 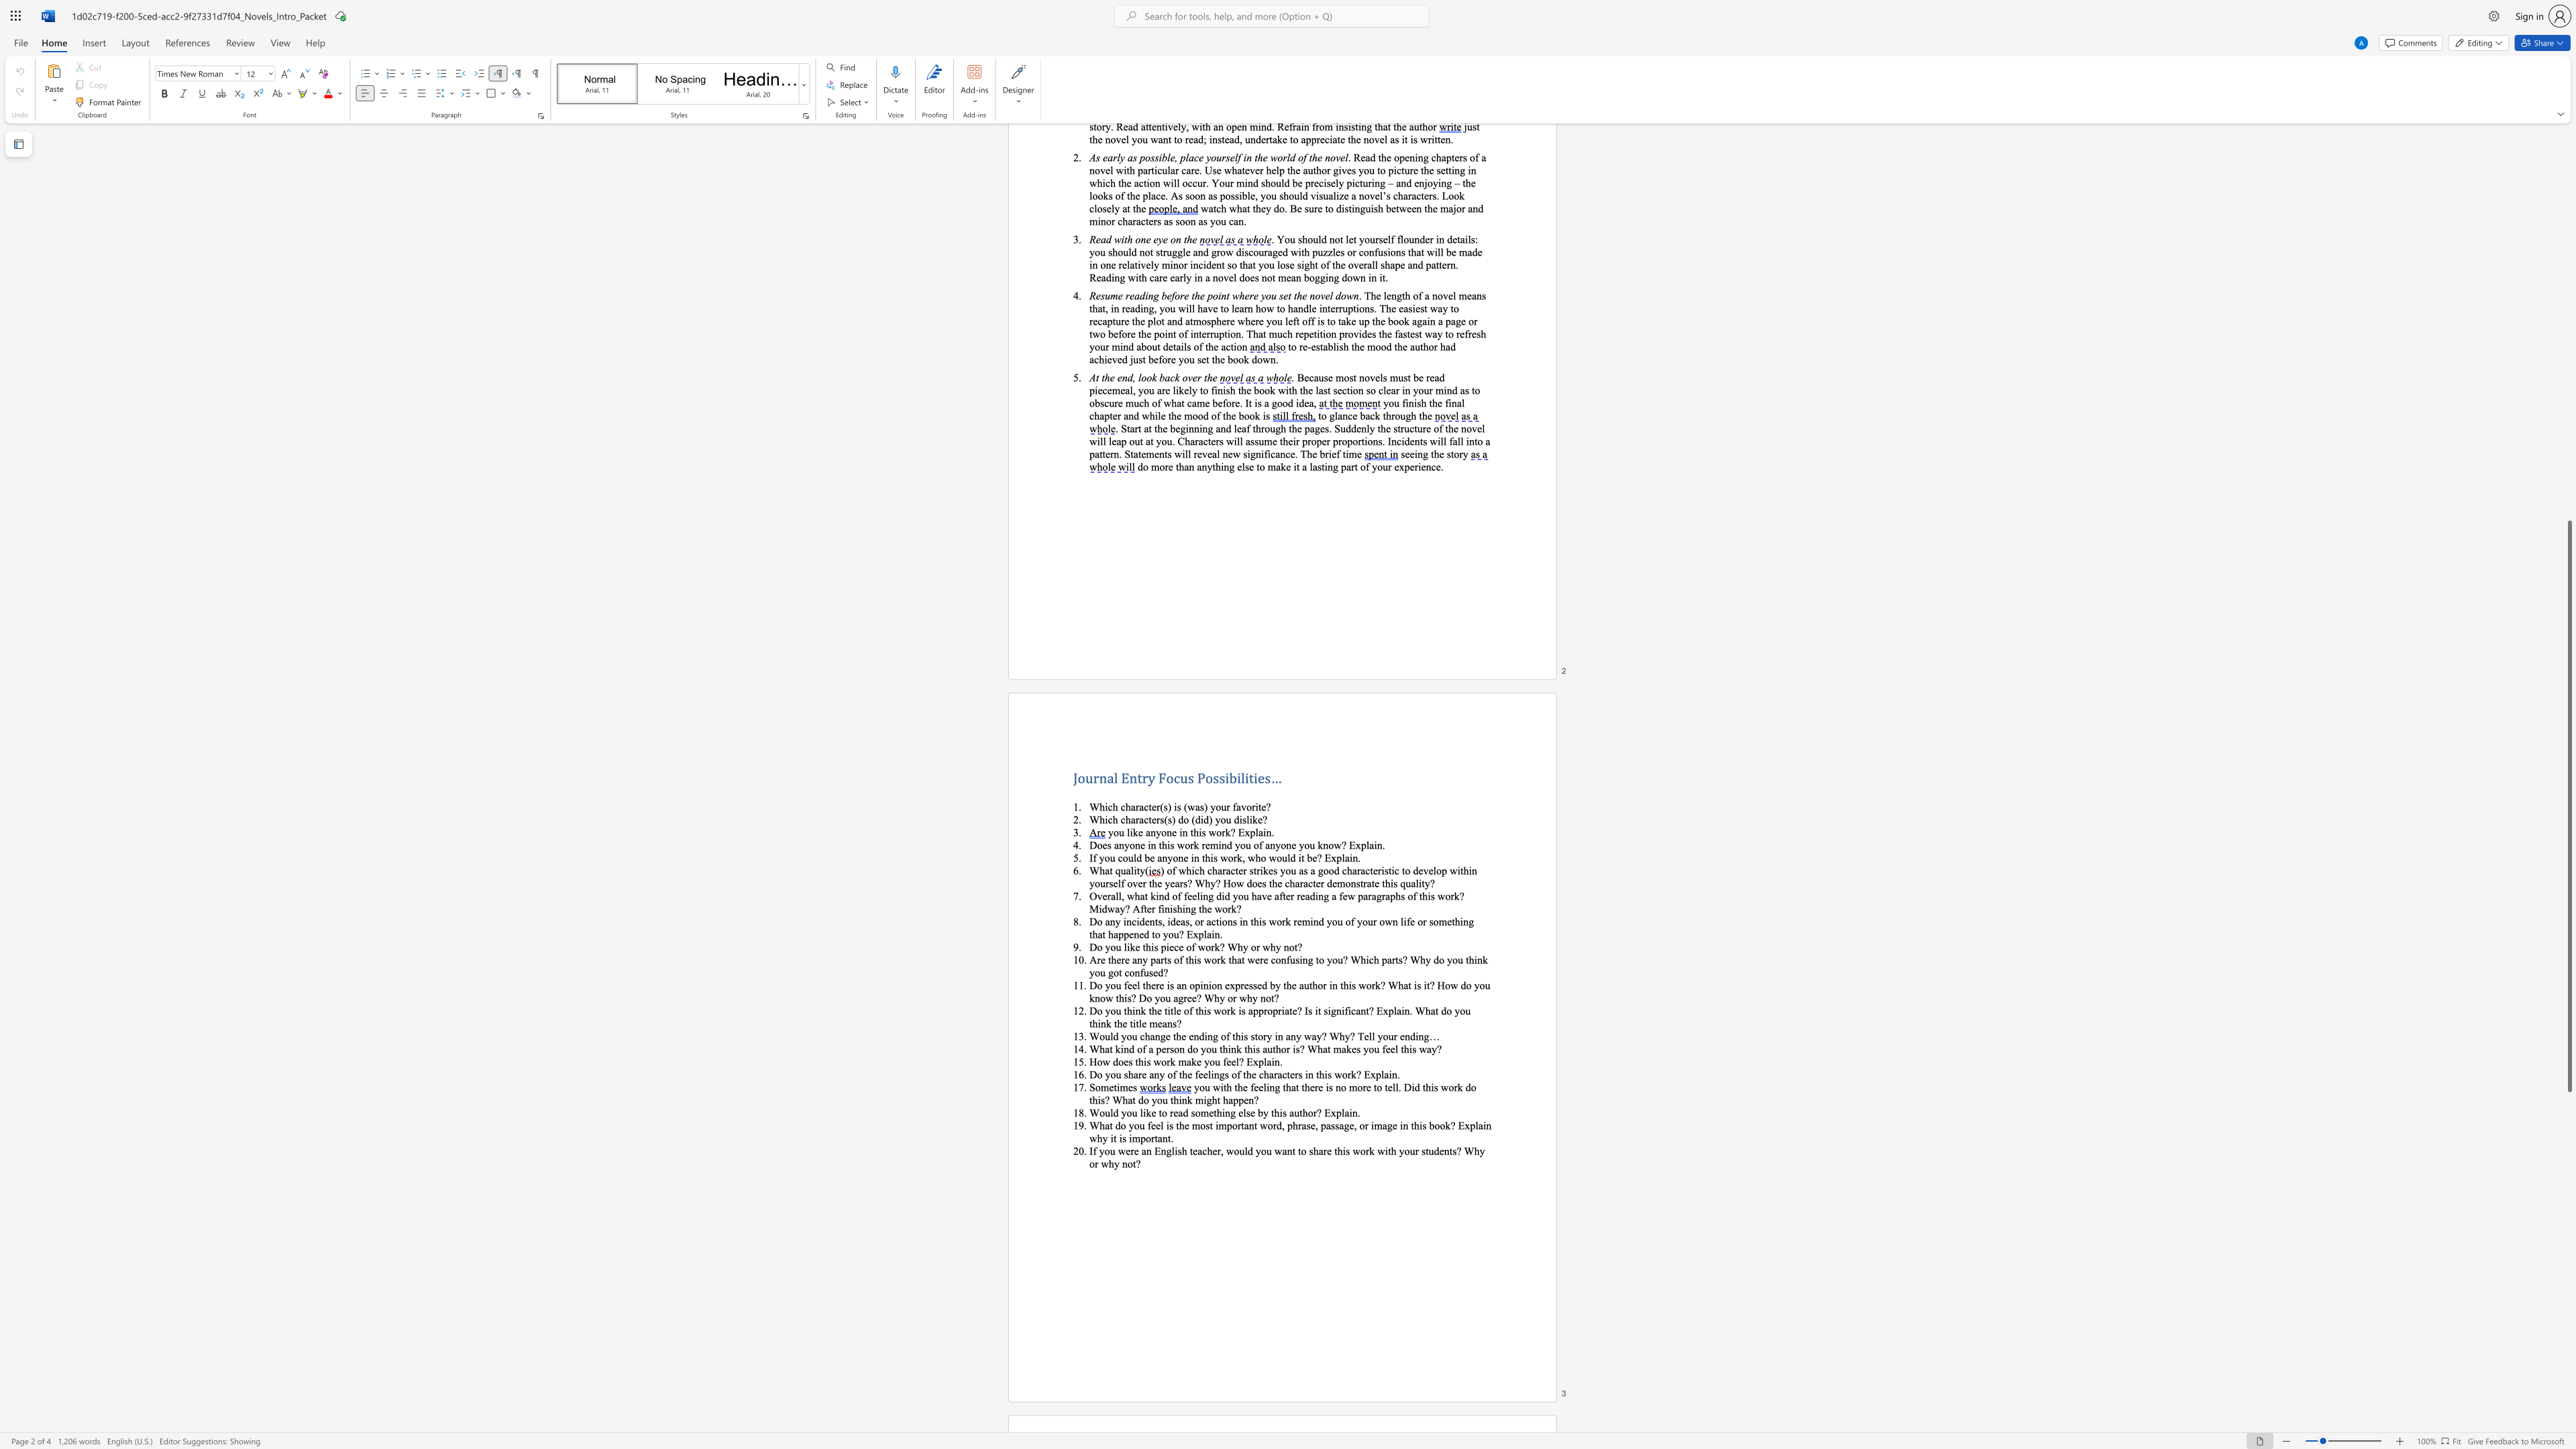 What do you see at coordinates (1118, 869) in the screenshot?
I see `the 1th character "q" in the text` at bounding box center [1118, 869].